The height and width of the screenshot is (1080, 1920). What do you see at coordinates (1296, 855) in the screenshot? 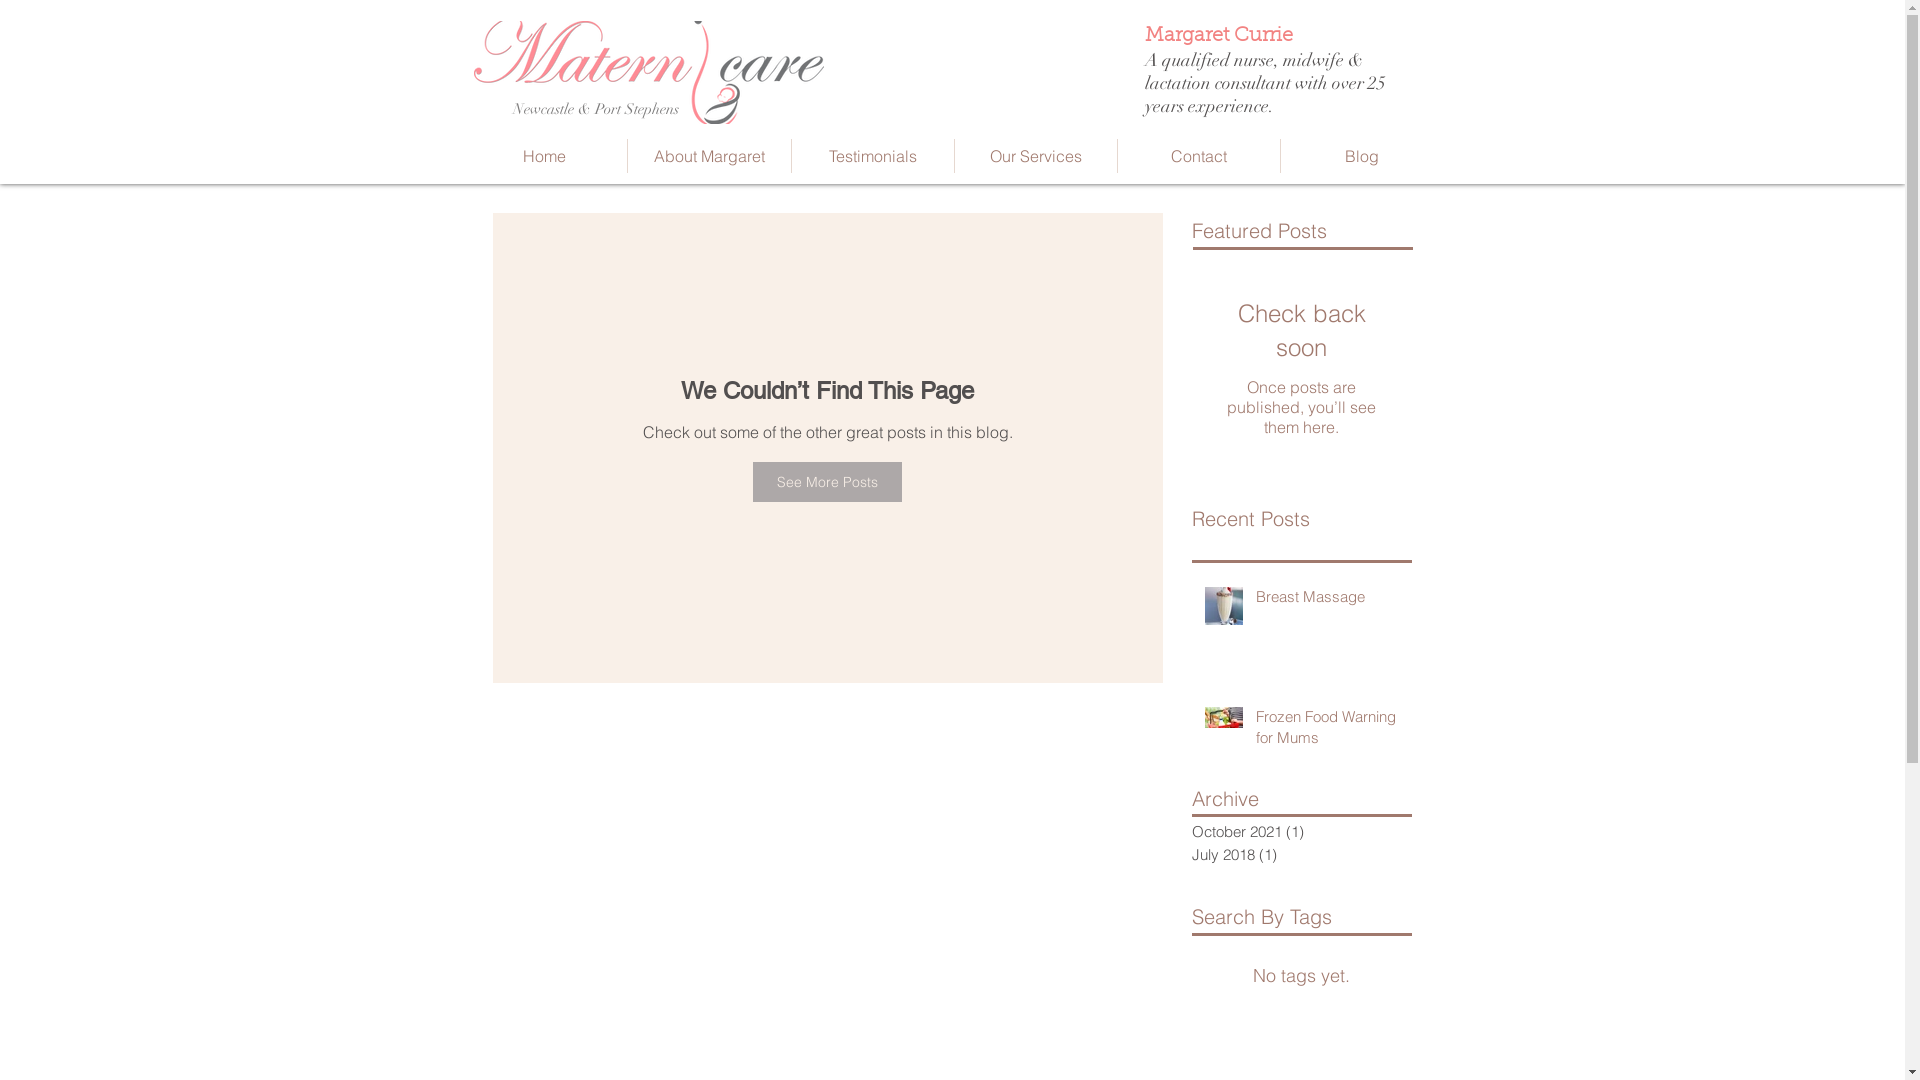
I see `'July 2018 (1)'` at bounding box center [1296, 855].